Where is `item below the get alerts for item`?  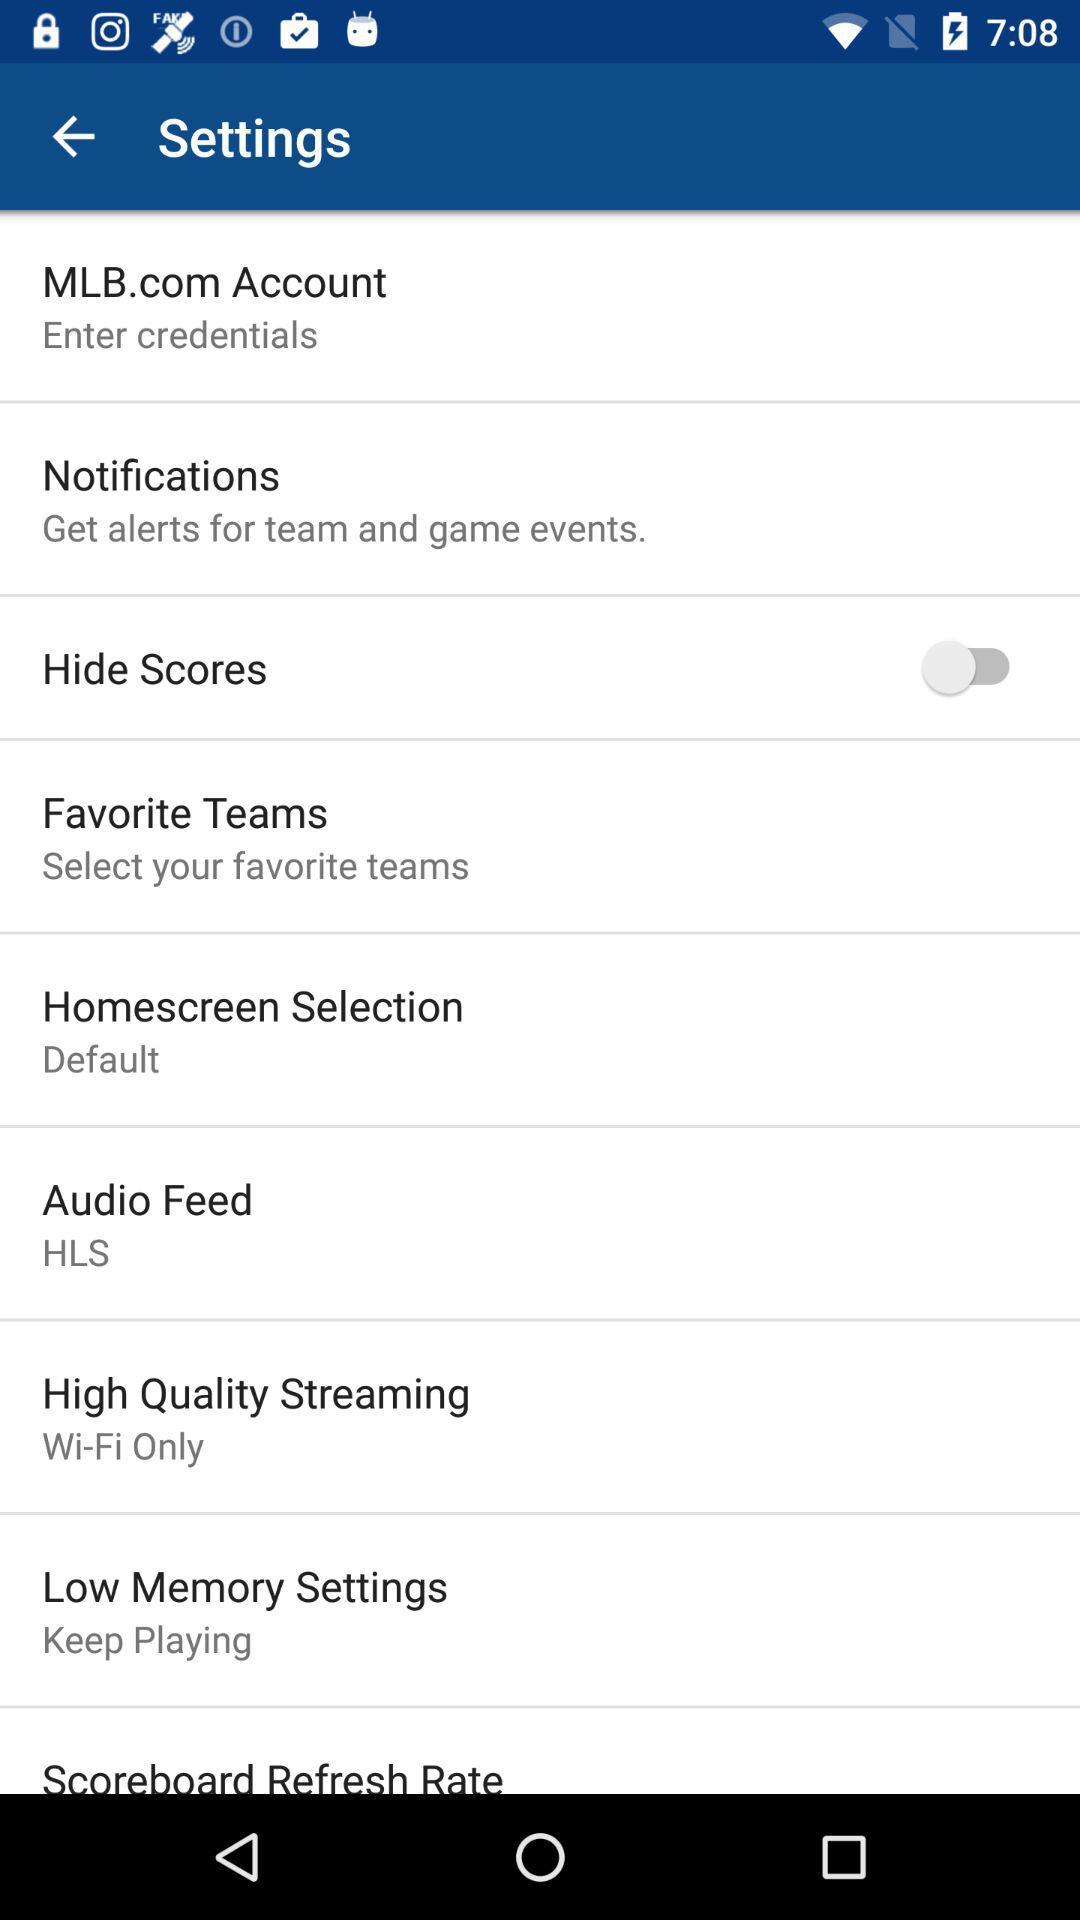
item below the get alerts for item is located at coordinates (153, 667).